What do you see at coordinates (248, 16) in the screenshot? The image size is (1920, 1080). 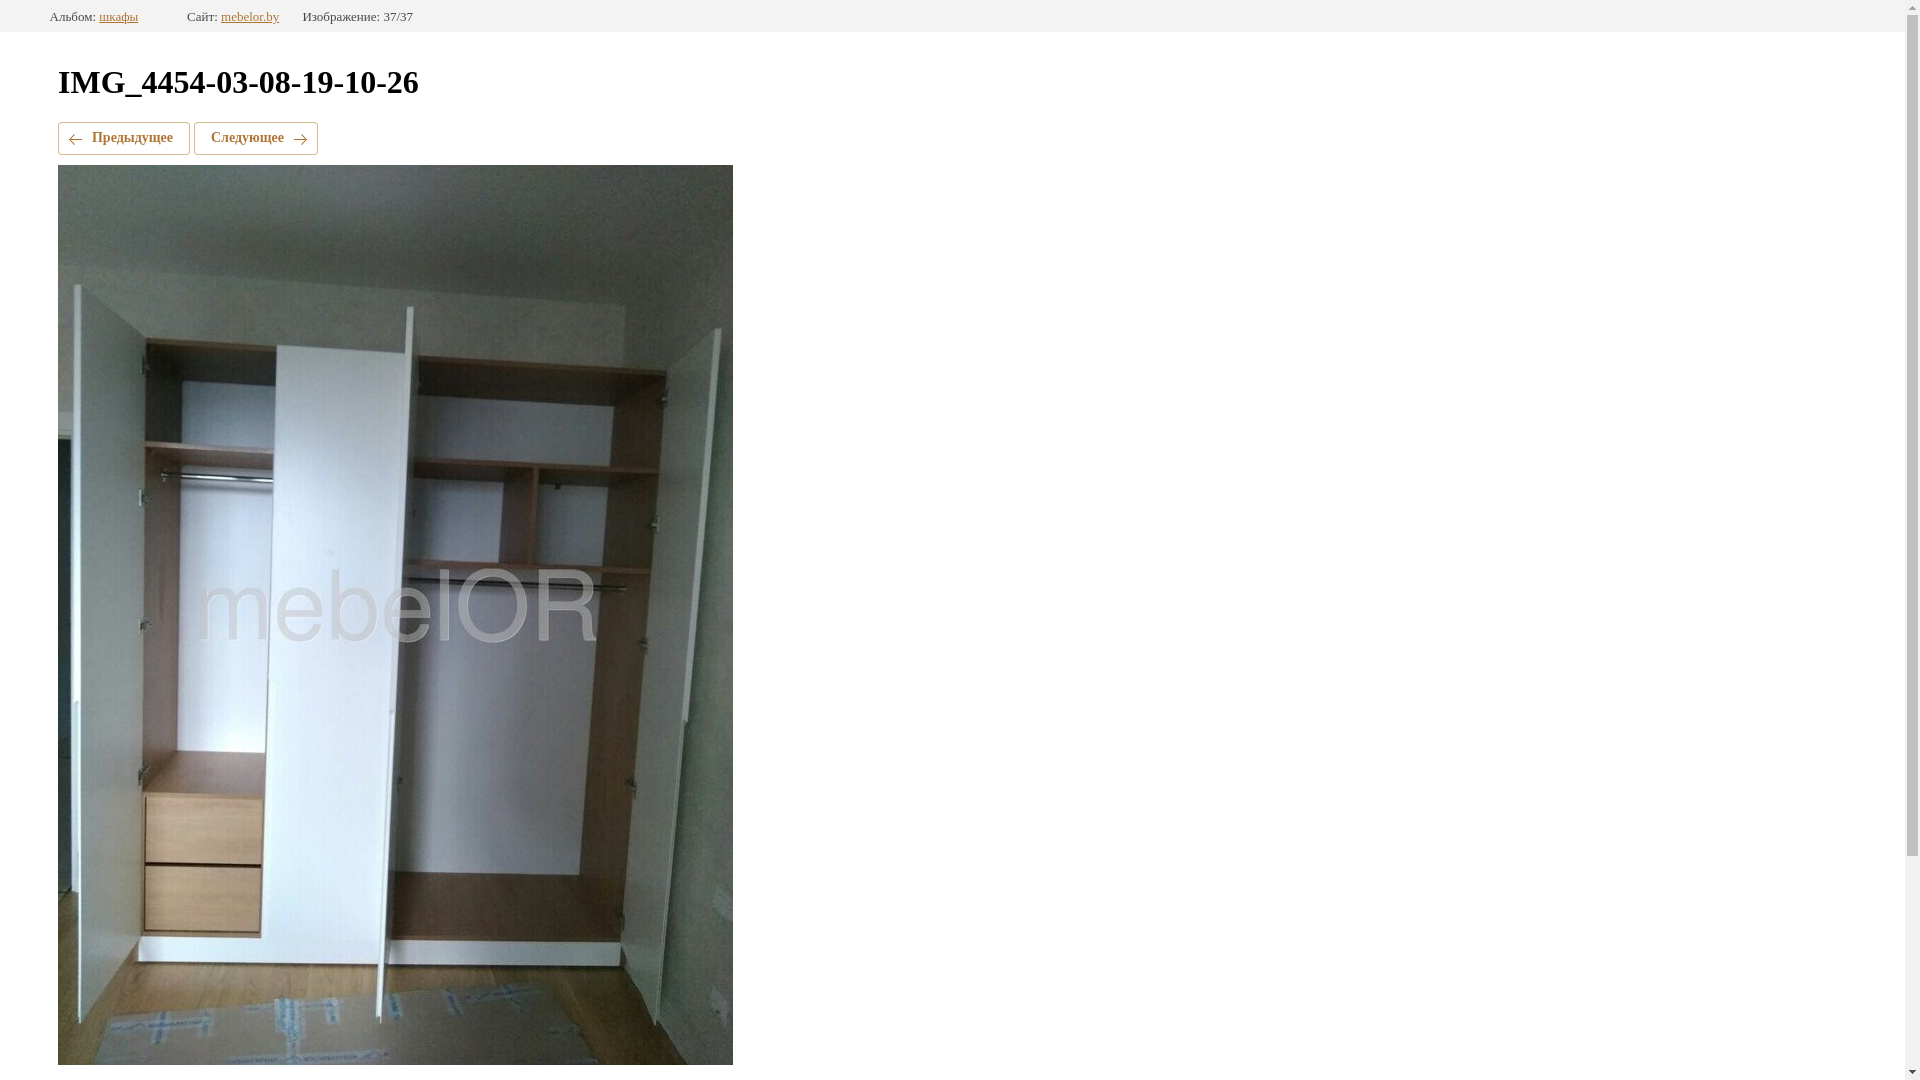 I see `'mebelor.by'` at bounding box center [248, 16].